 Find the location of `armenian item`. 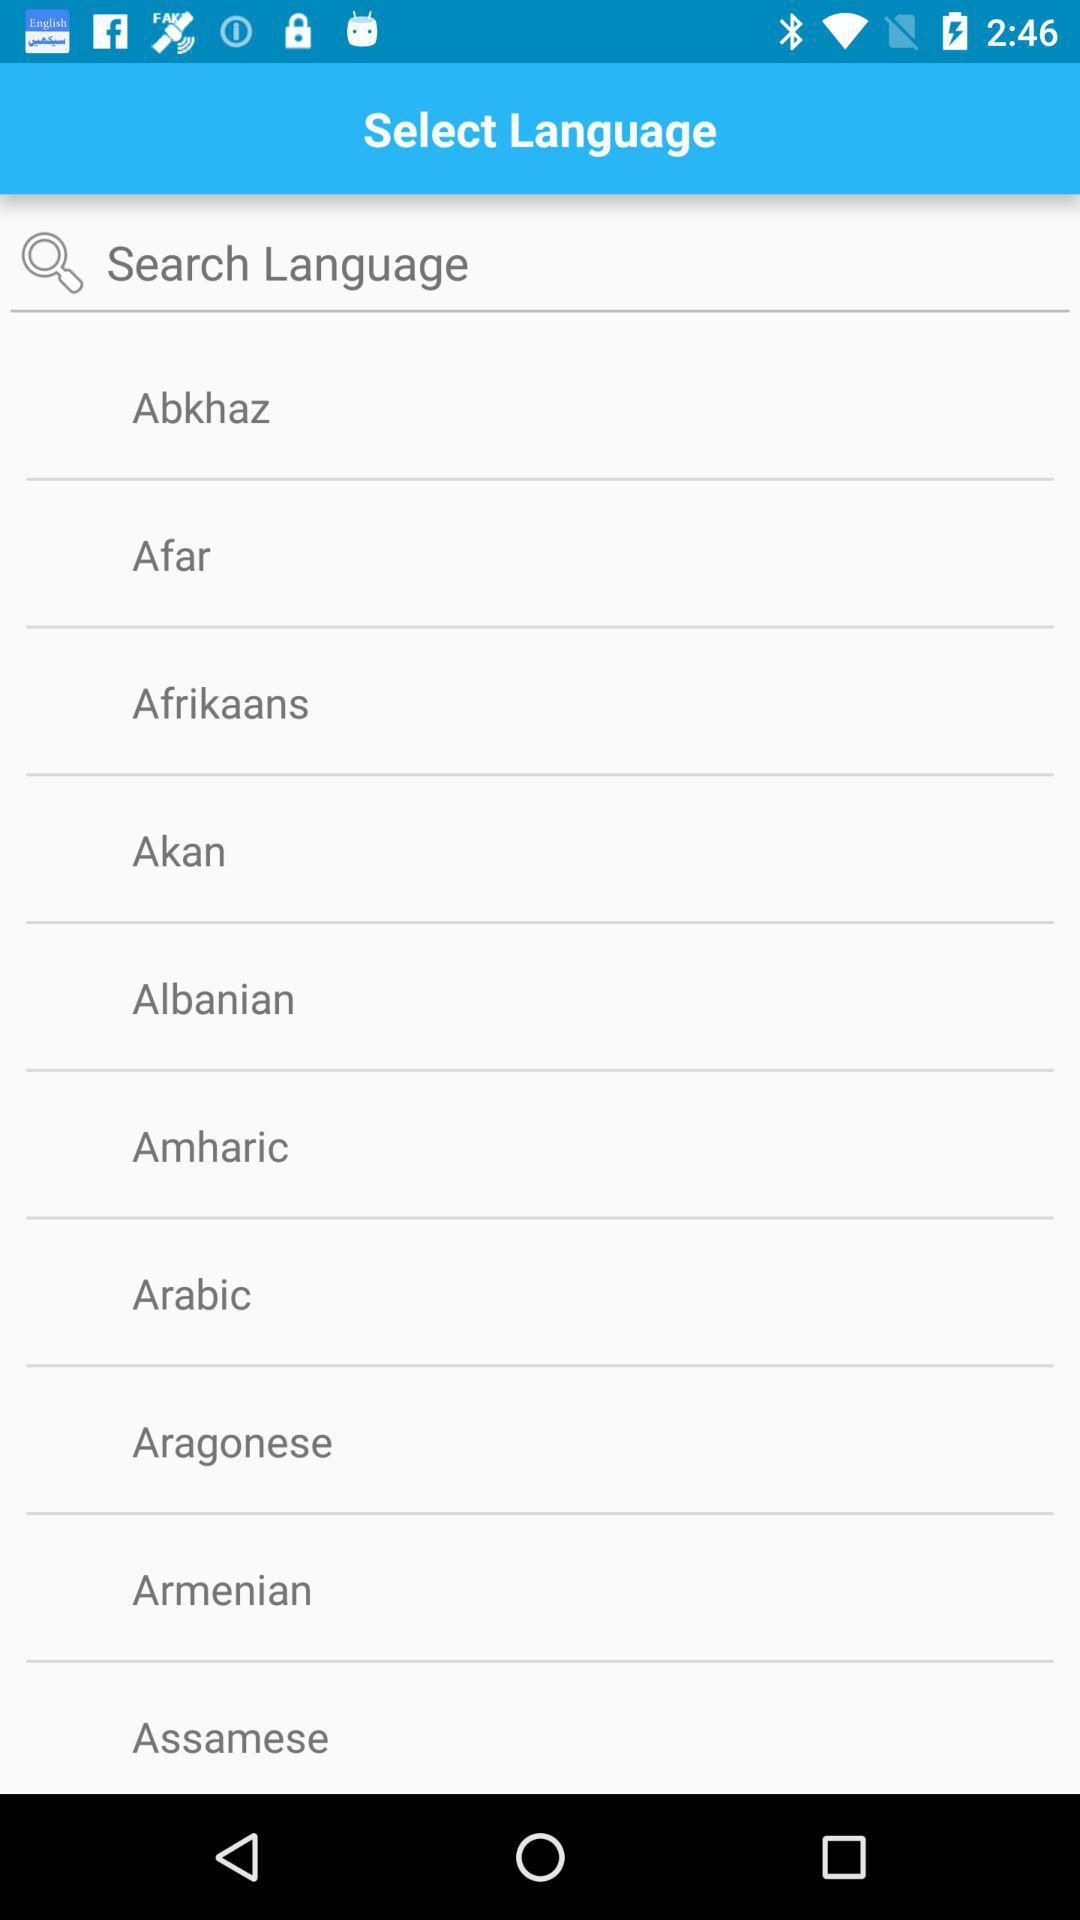

armenian item is located at coordinates (253, 1587).